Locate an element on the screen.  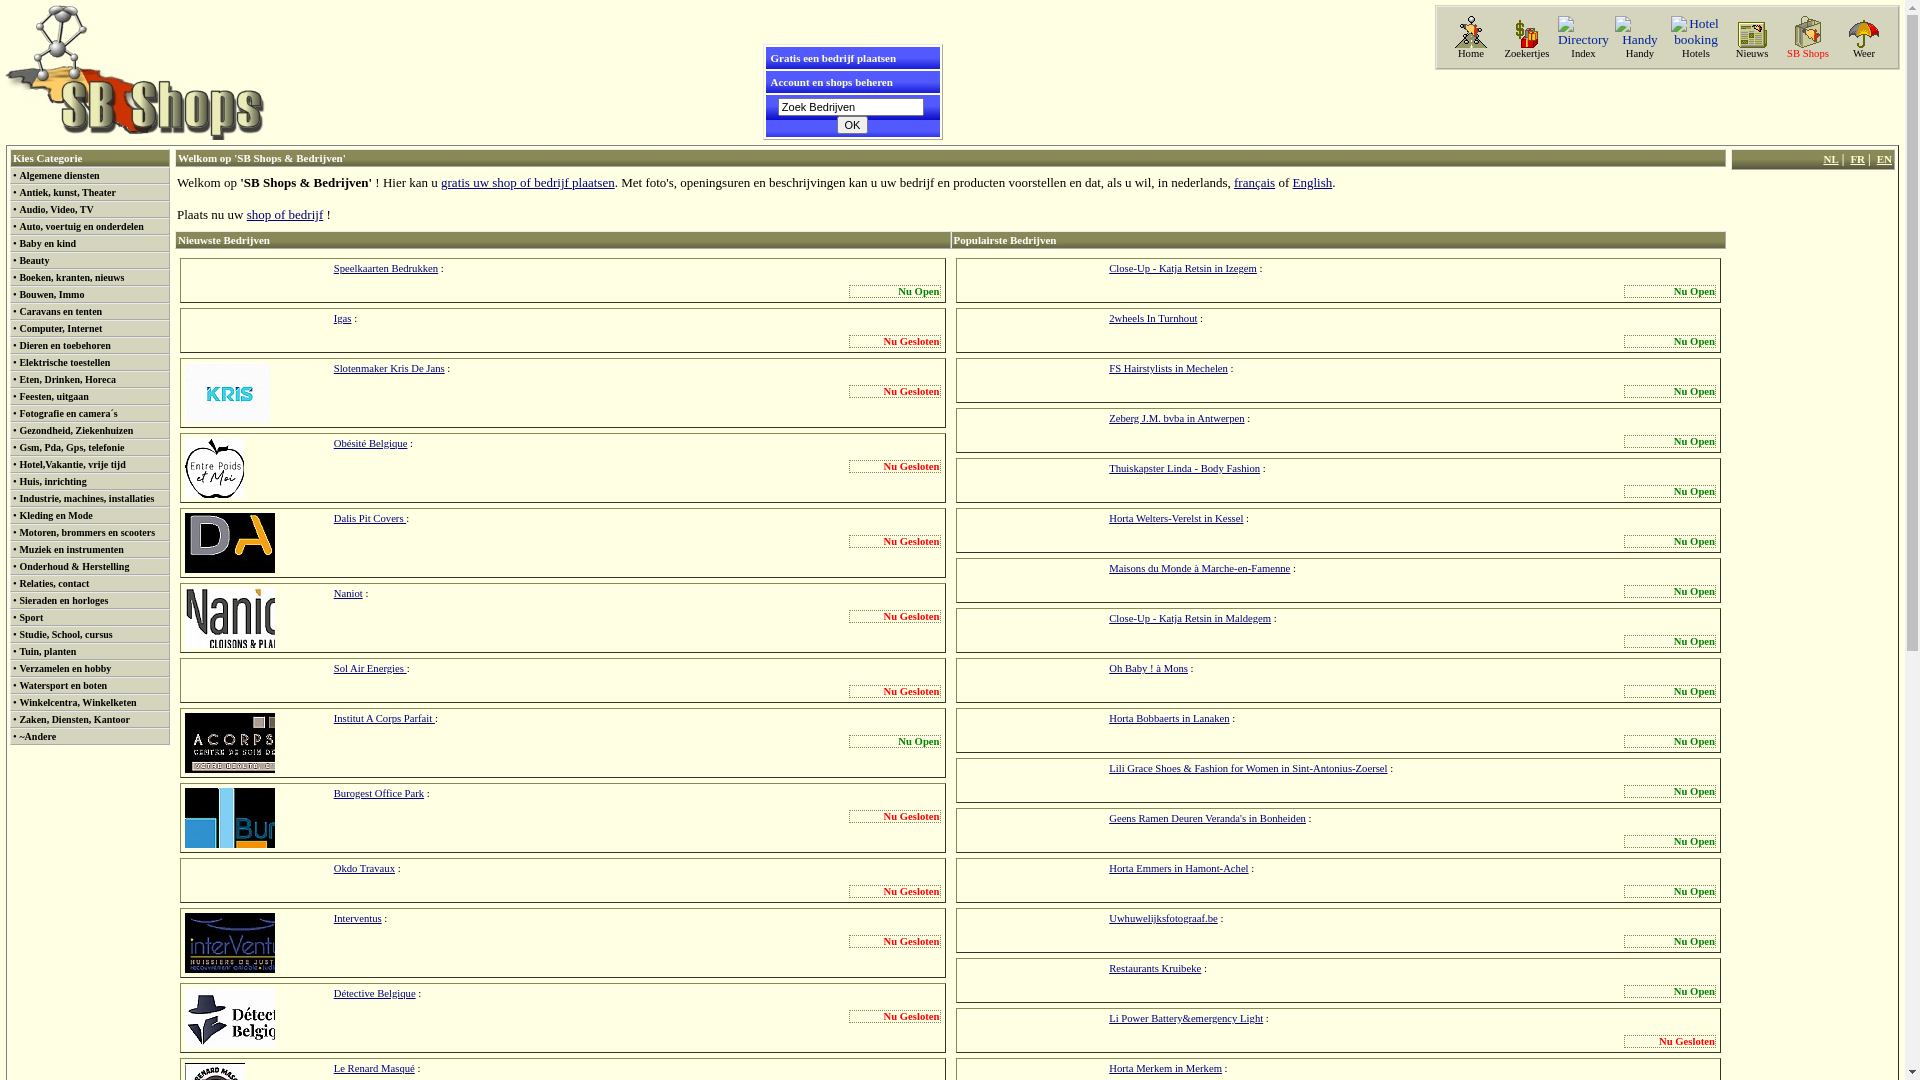
'Home' is located at coordinates (1470, 52).